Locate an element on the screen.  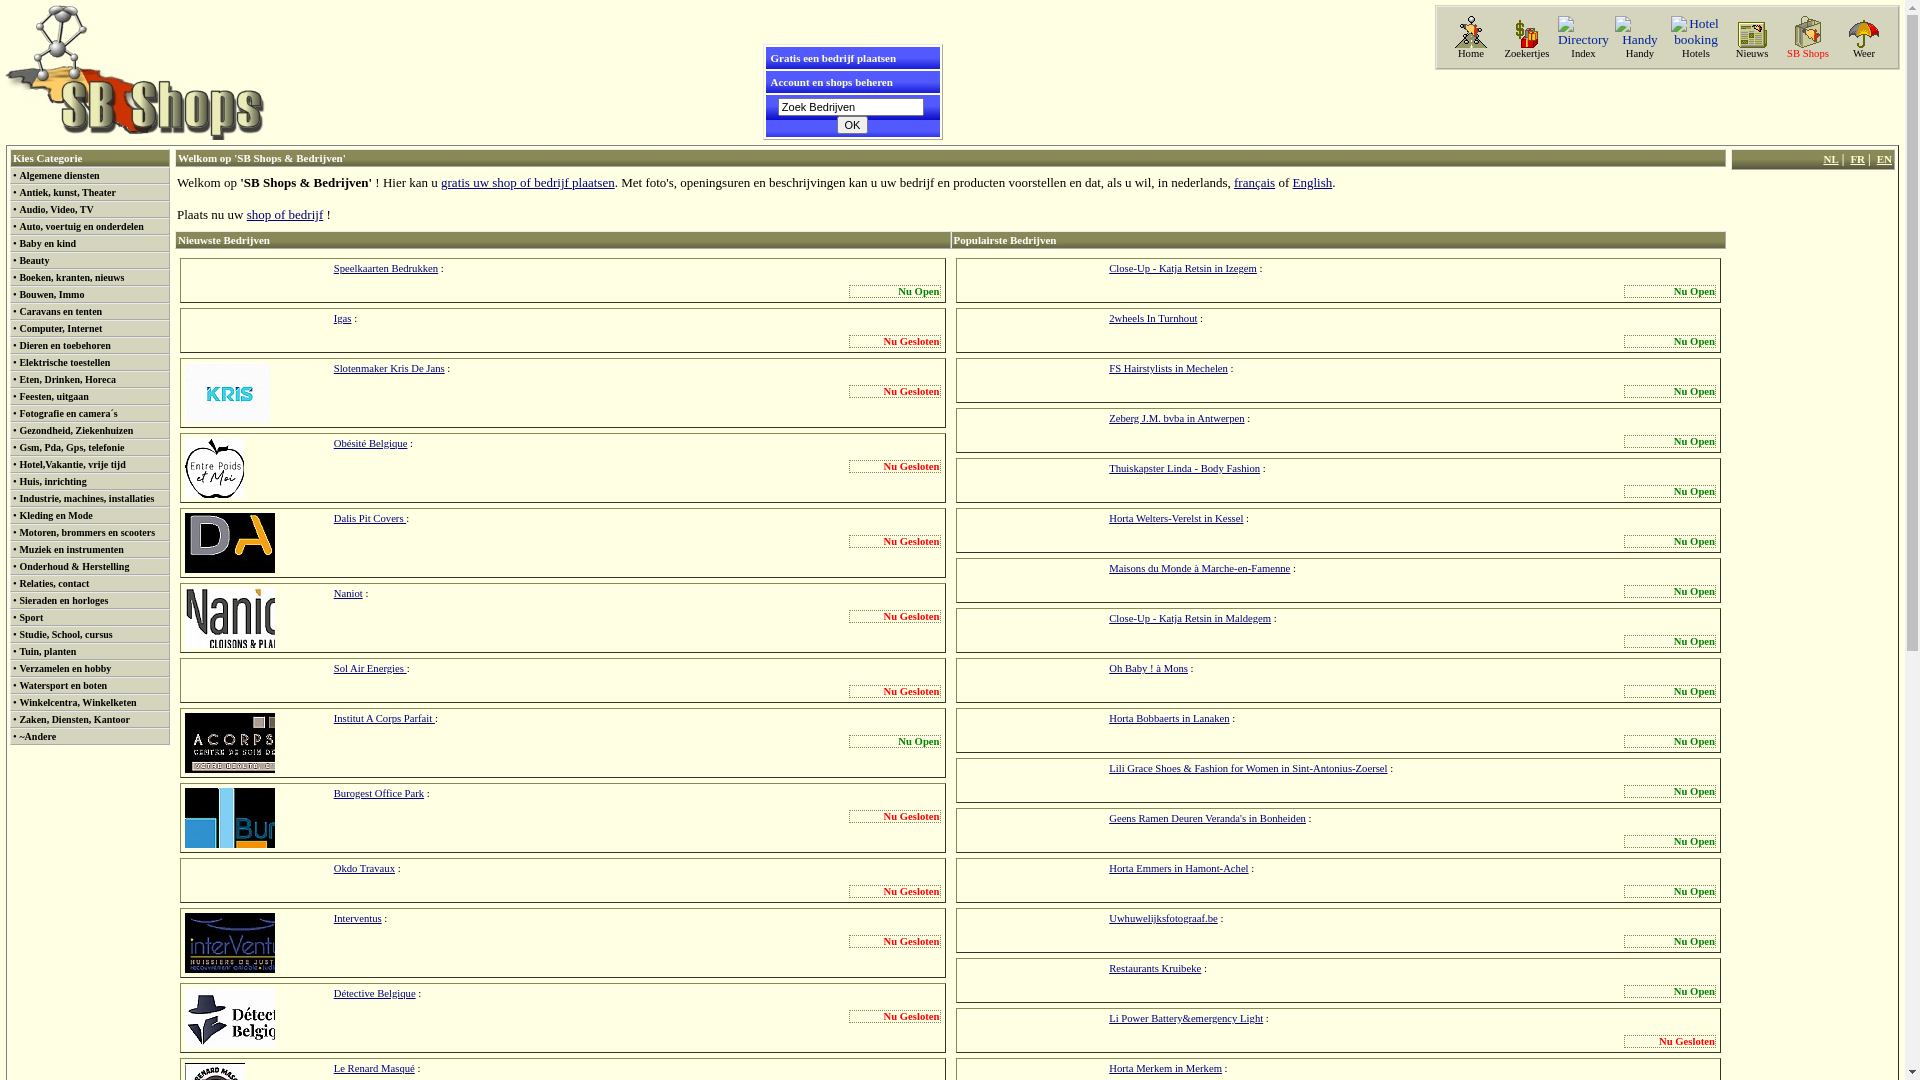
'Home' is located at coordinates (1470, 52).